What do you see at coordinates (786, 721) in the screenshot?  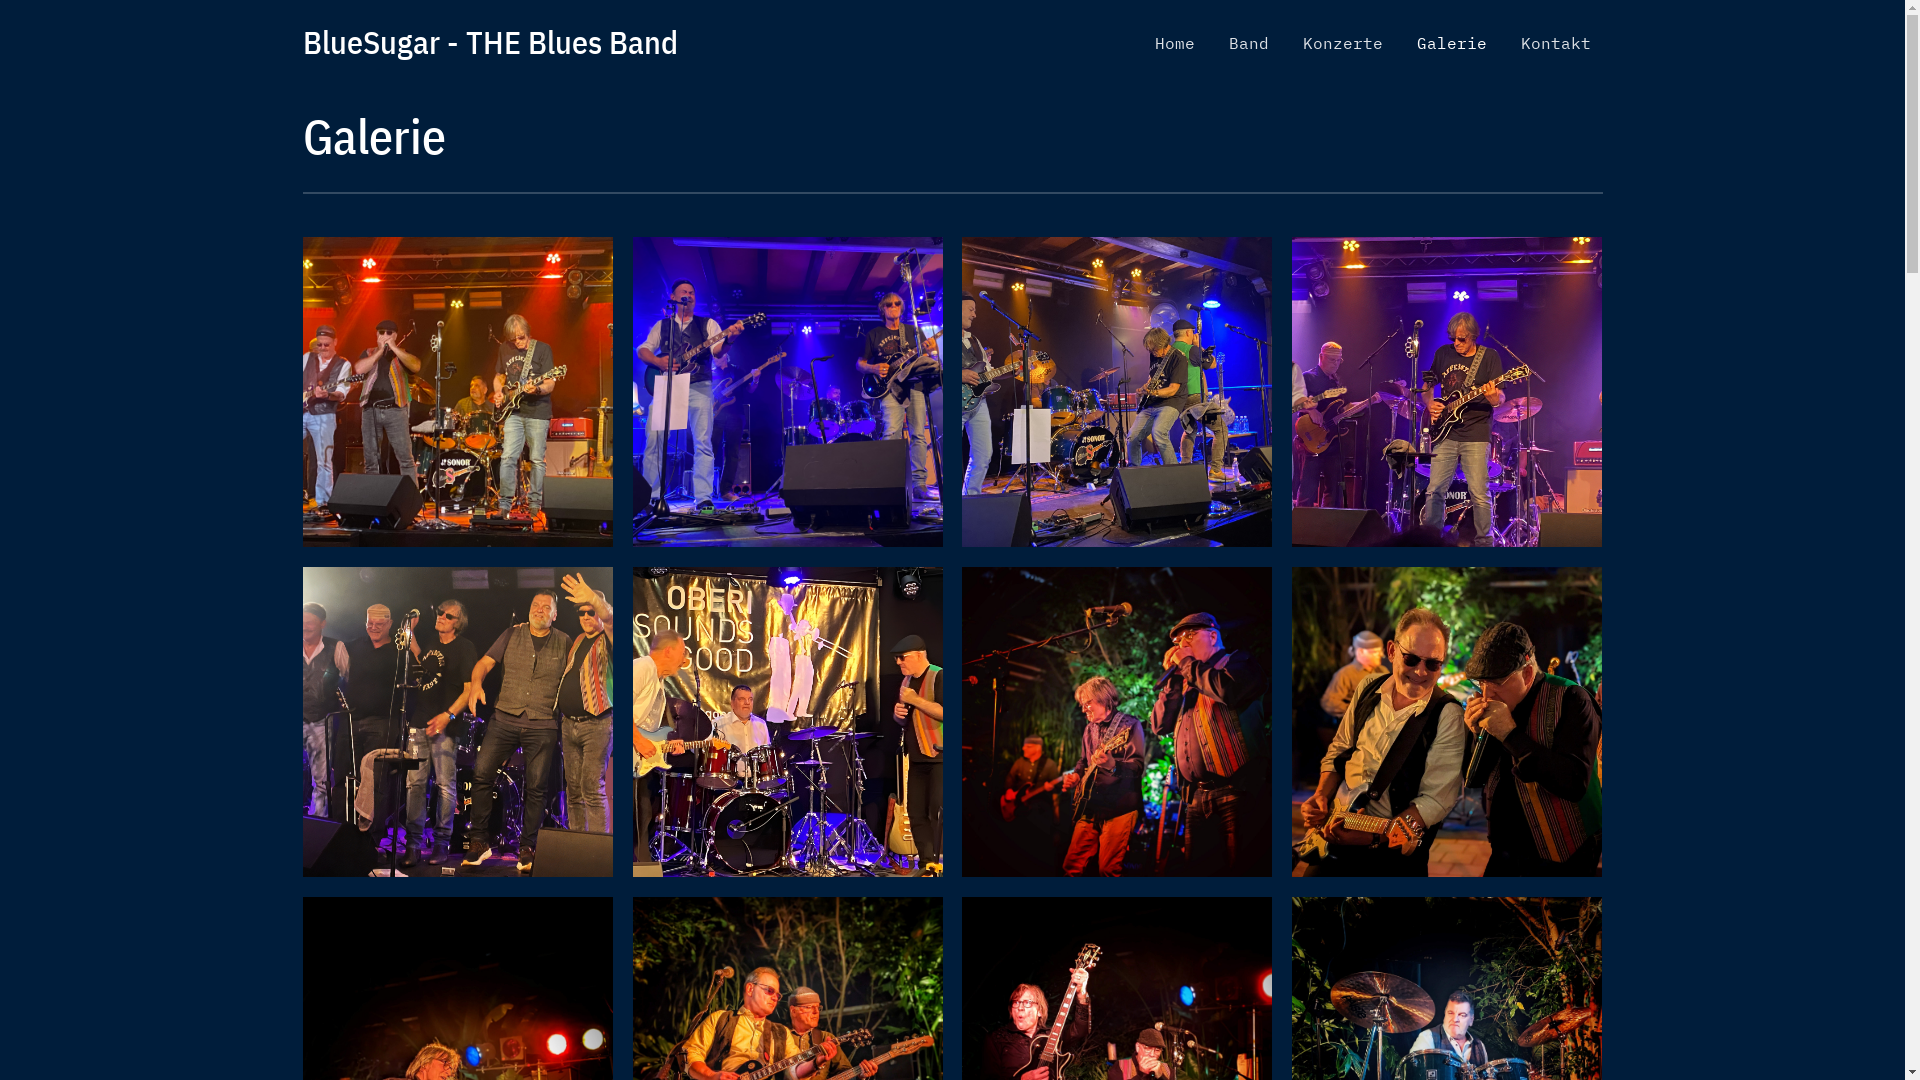 I see `'Oberi Sounds Good Oberwinterthur'` at bounding box center [786, 721].